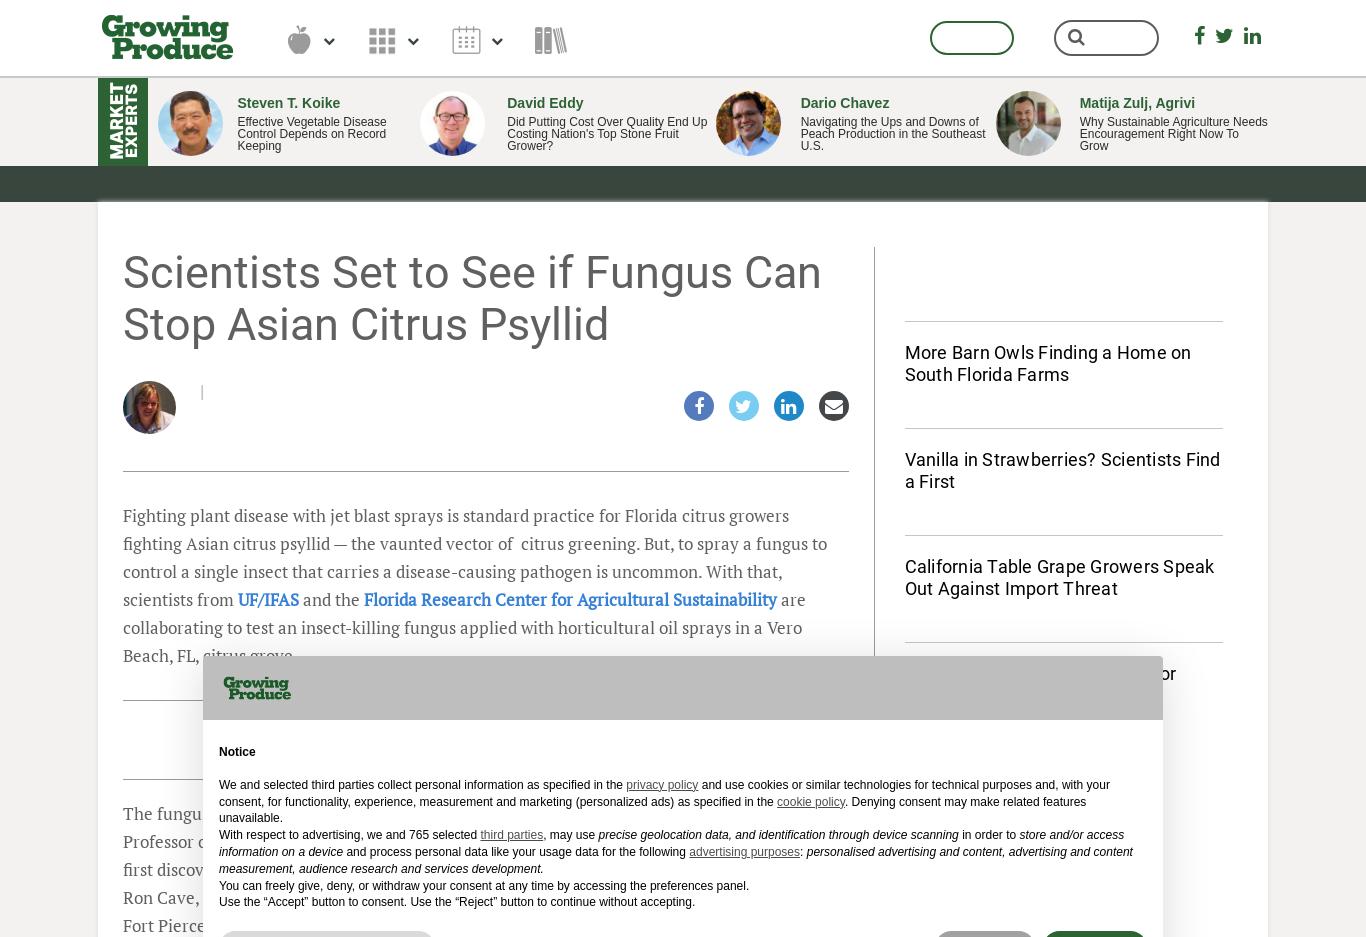 The height and width of the screenshot is (937, 1366). Describe the element at coordinates (551, 896) in the screenshot. I see `'UF/IFAS Indian River Research and Education Center (IRREC)'` at that location.